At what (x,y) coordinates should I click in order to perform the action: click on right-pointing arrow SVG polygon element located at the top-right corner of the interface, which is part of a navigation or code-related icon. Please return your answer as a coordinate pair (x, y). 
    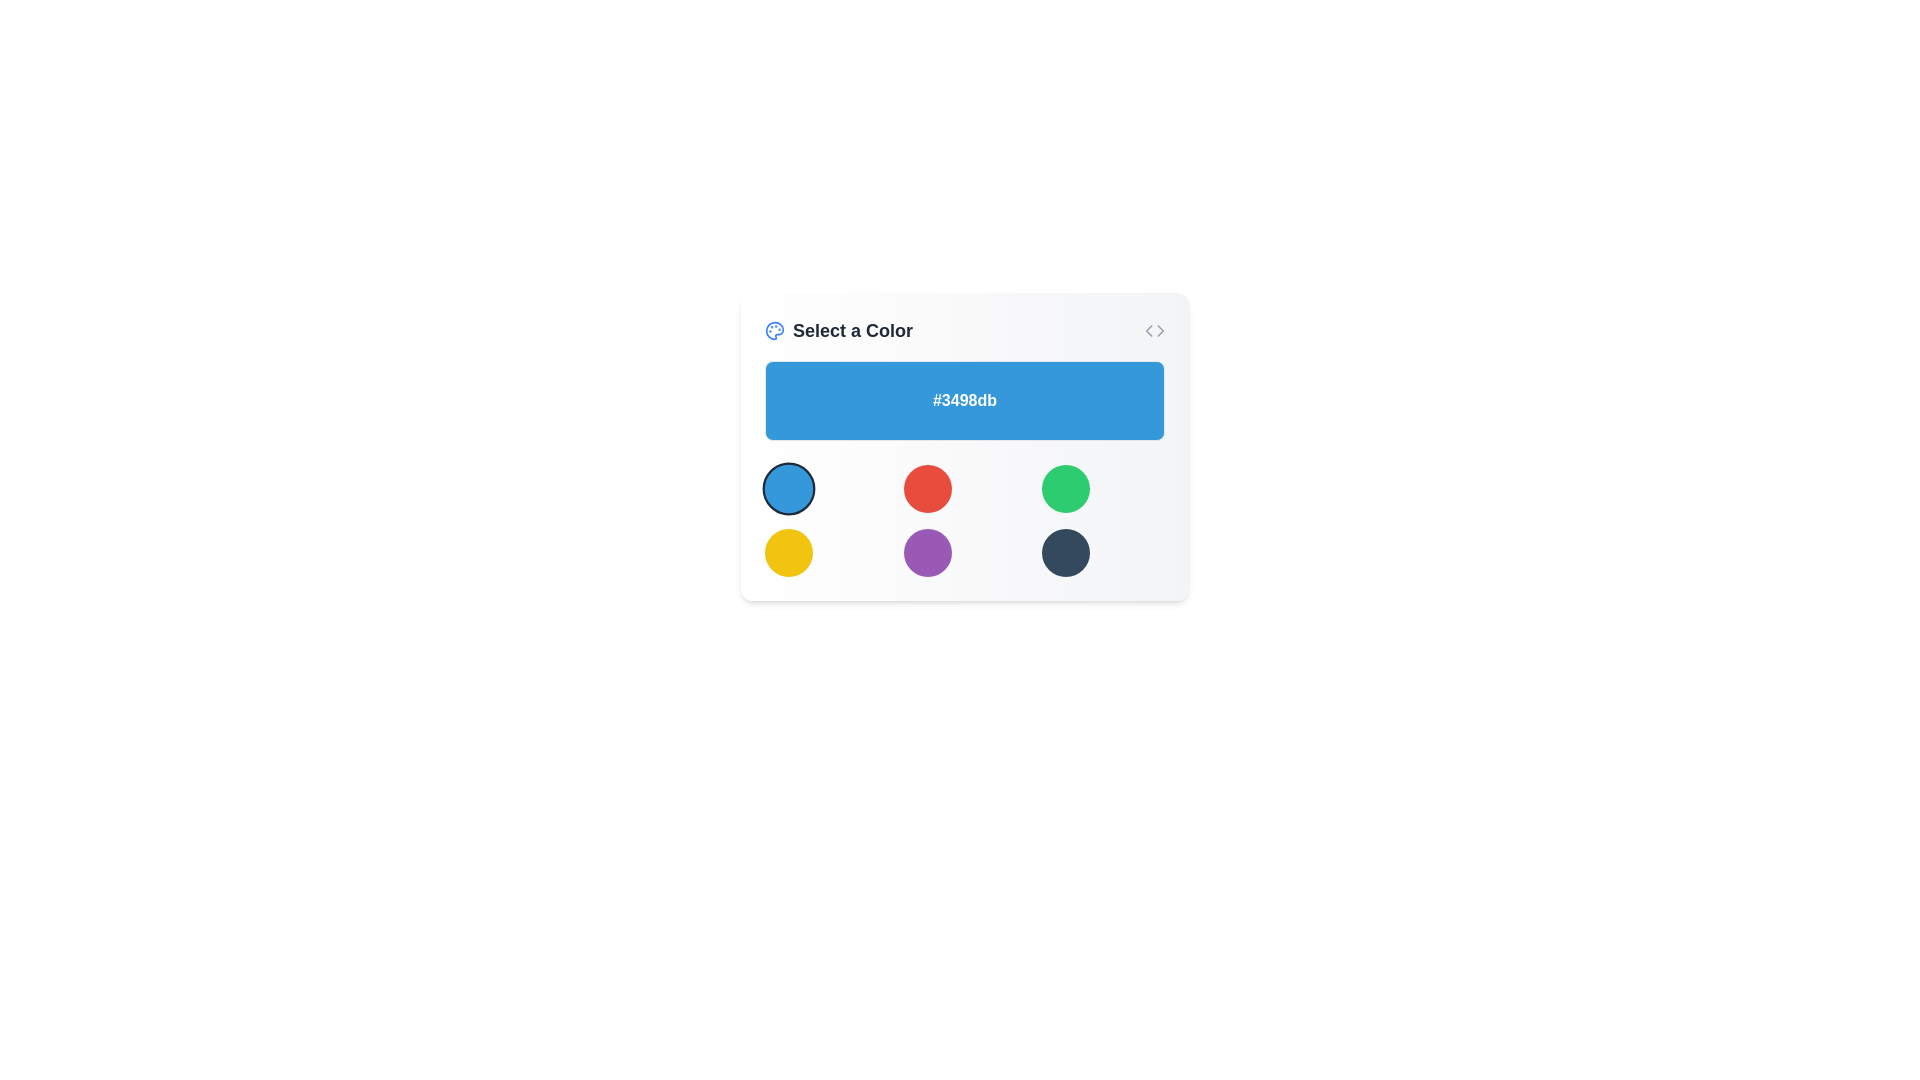
    Looking at the image, I should click on (1160, 330).